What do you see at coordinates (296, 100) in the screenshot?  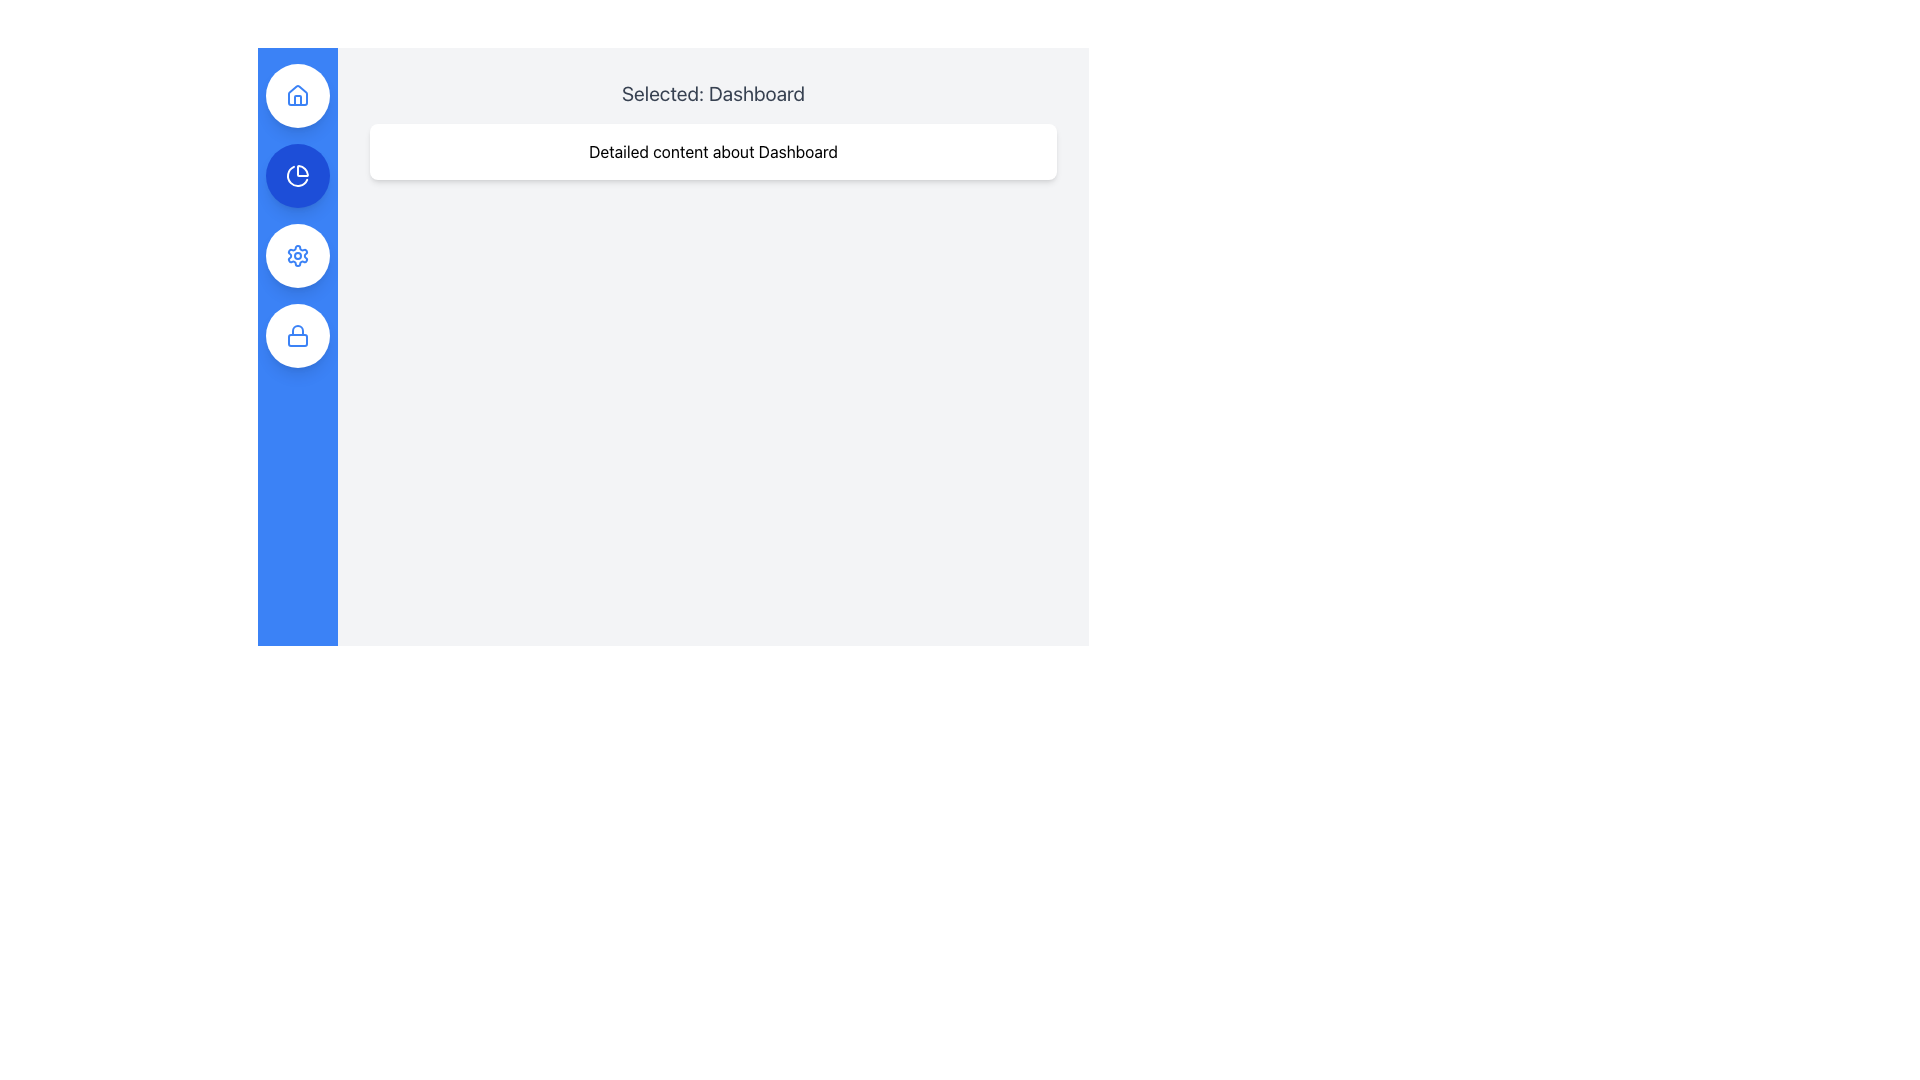 I see `the homepage icon represented as an SVG graphic, which is located in the top position of the left vertical navigation bar within a circular blue button` at bounding box center [296, 100].